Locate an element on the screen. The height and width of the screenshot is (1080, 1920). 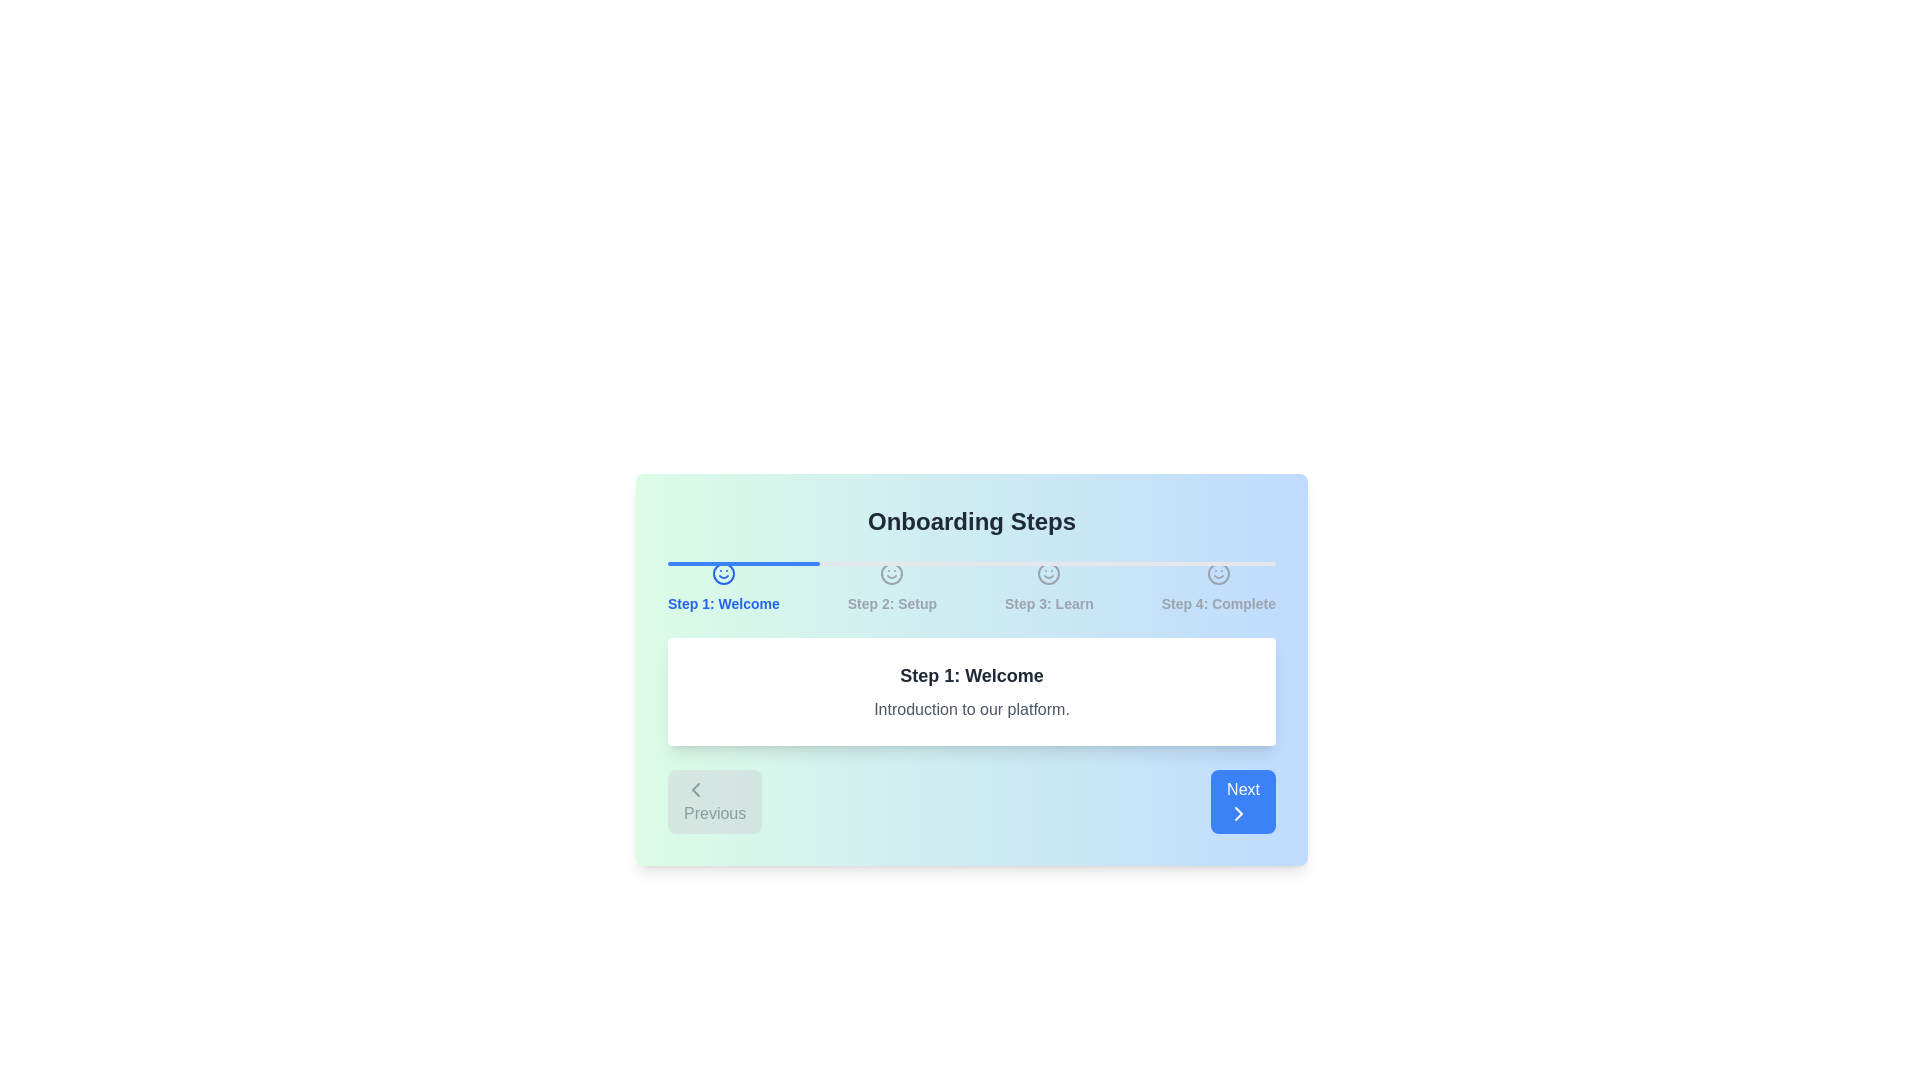
the 'Step 2: Setup' icon, which is the second icon in the onboarding steps interface, to visually indicate the current phase of the onboarding process is located at coordinates (891, 574).